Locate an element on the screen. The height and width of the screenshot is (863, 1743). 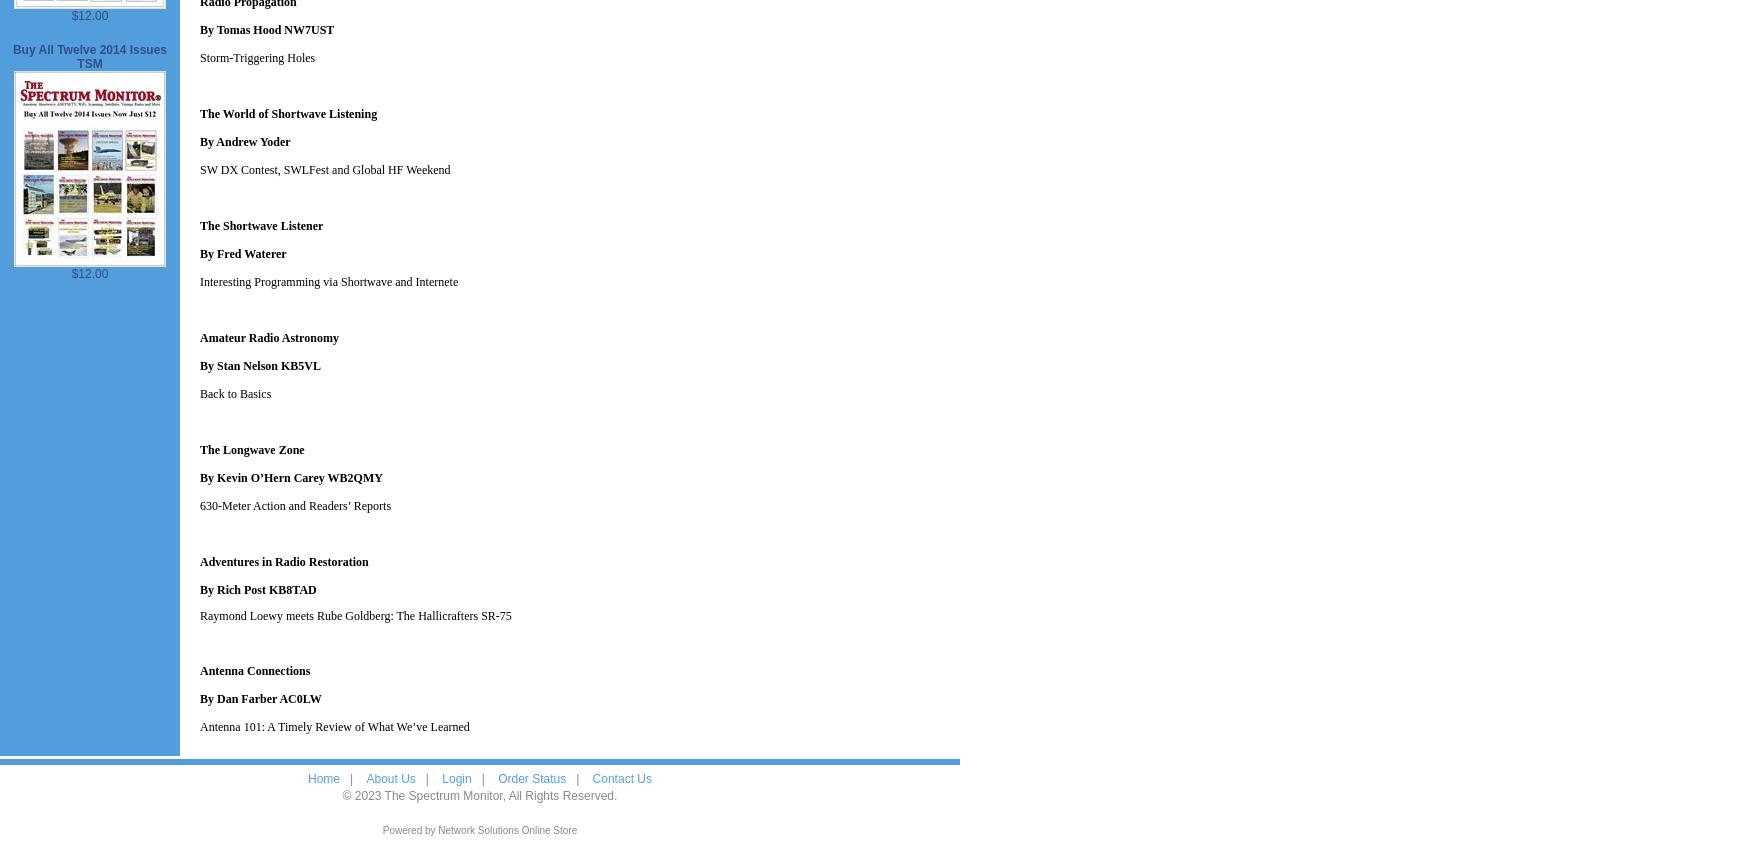
'Login' is located at coordinates (456, 778).